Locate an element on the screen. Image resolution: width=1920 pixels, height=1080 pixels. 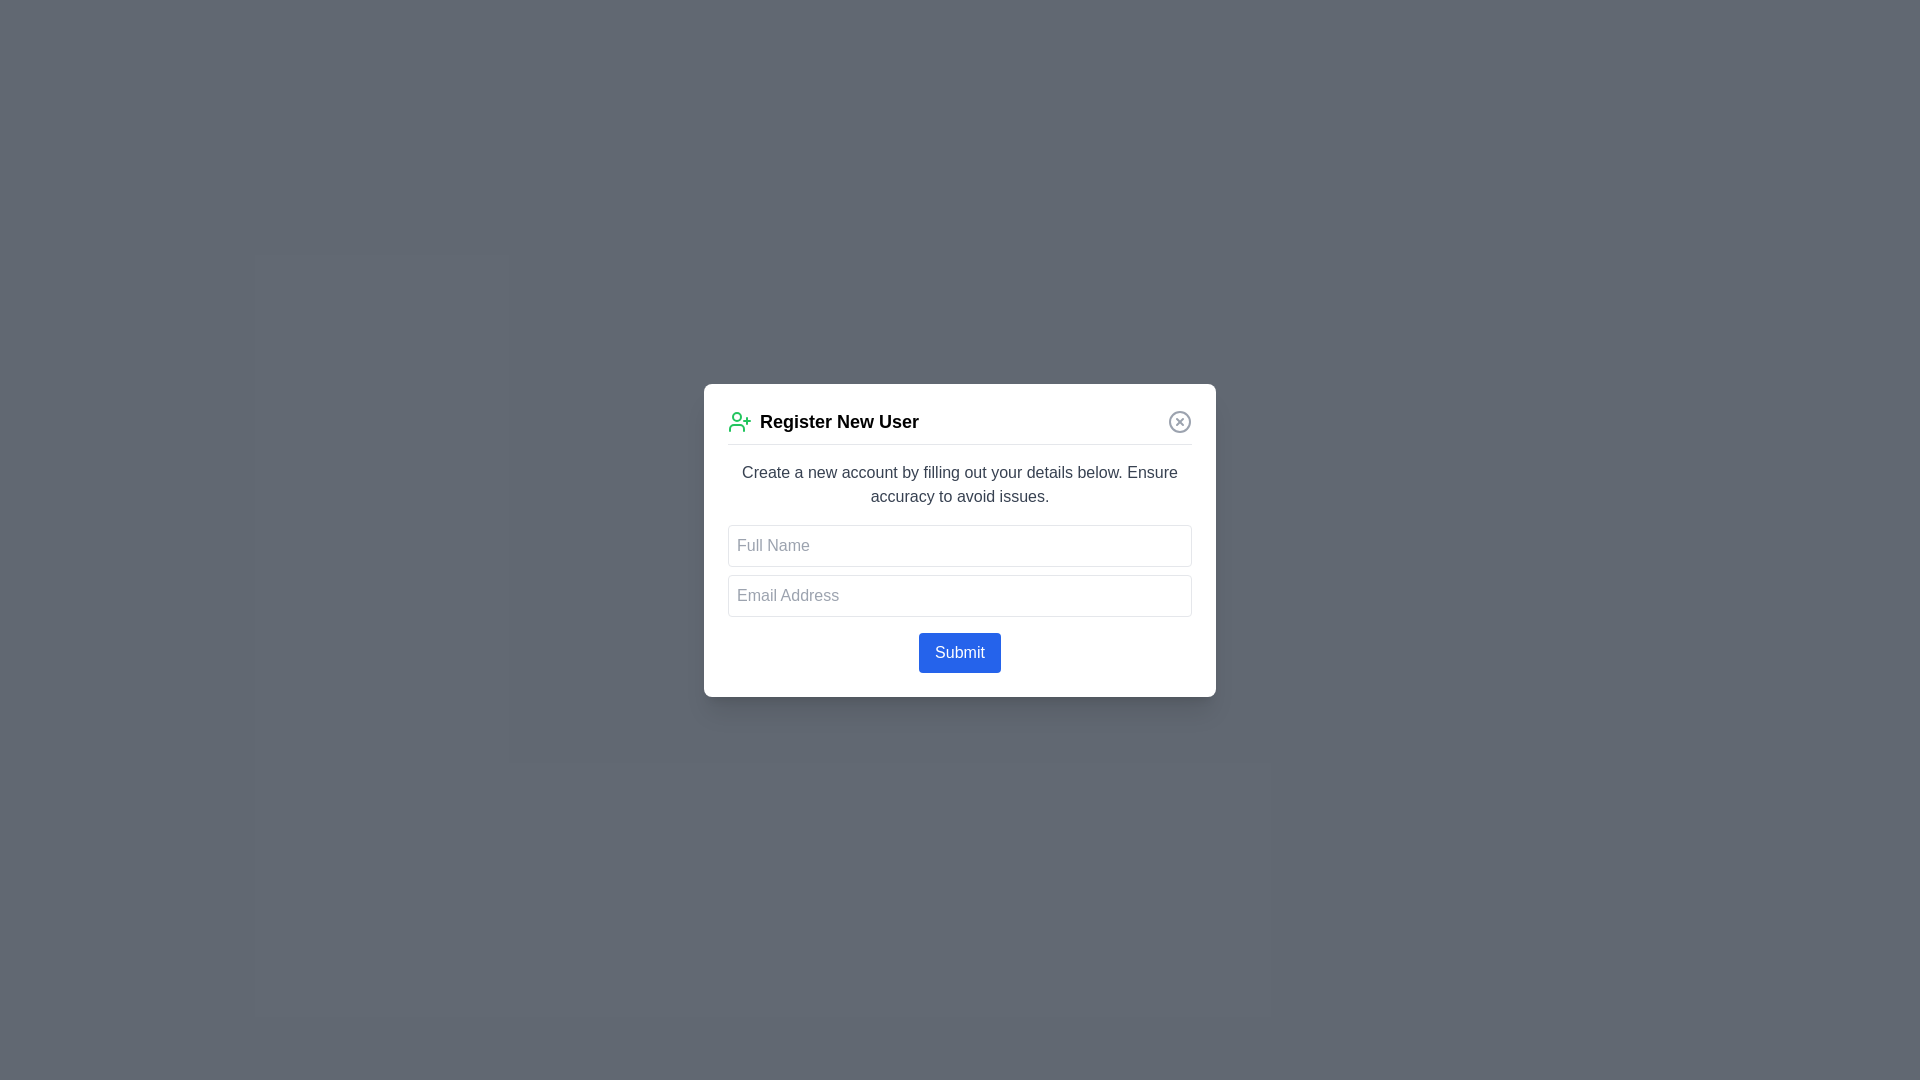
the submit button to trigger form submission is located at coordinates (960, 652).